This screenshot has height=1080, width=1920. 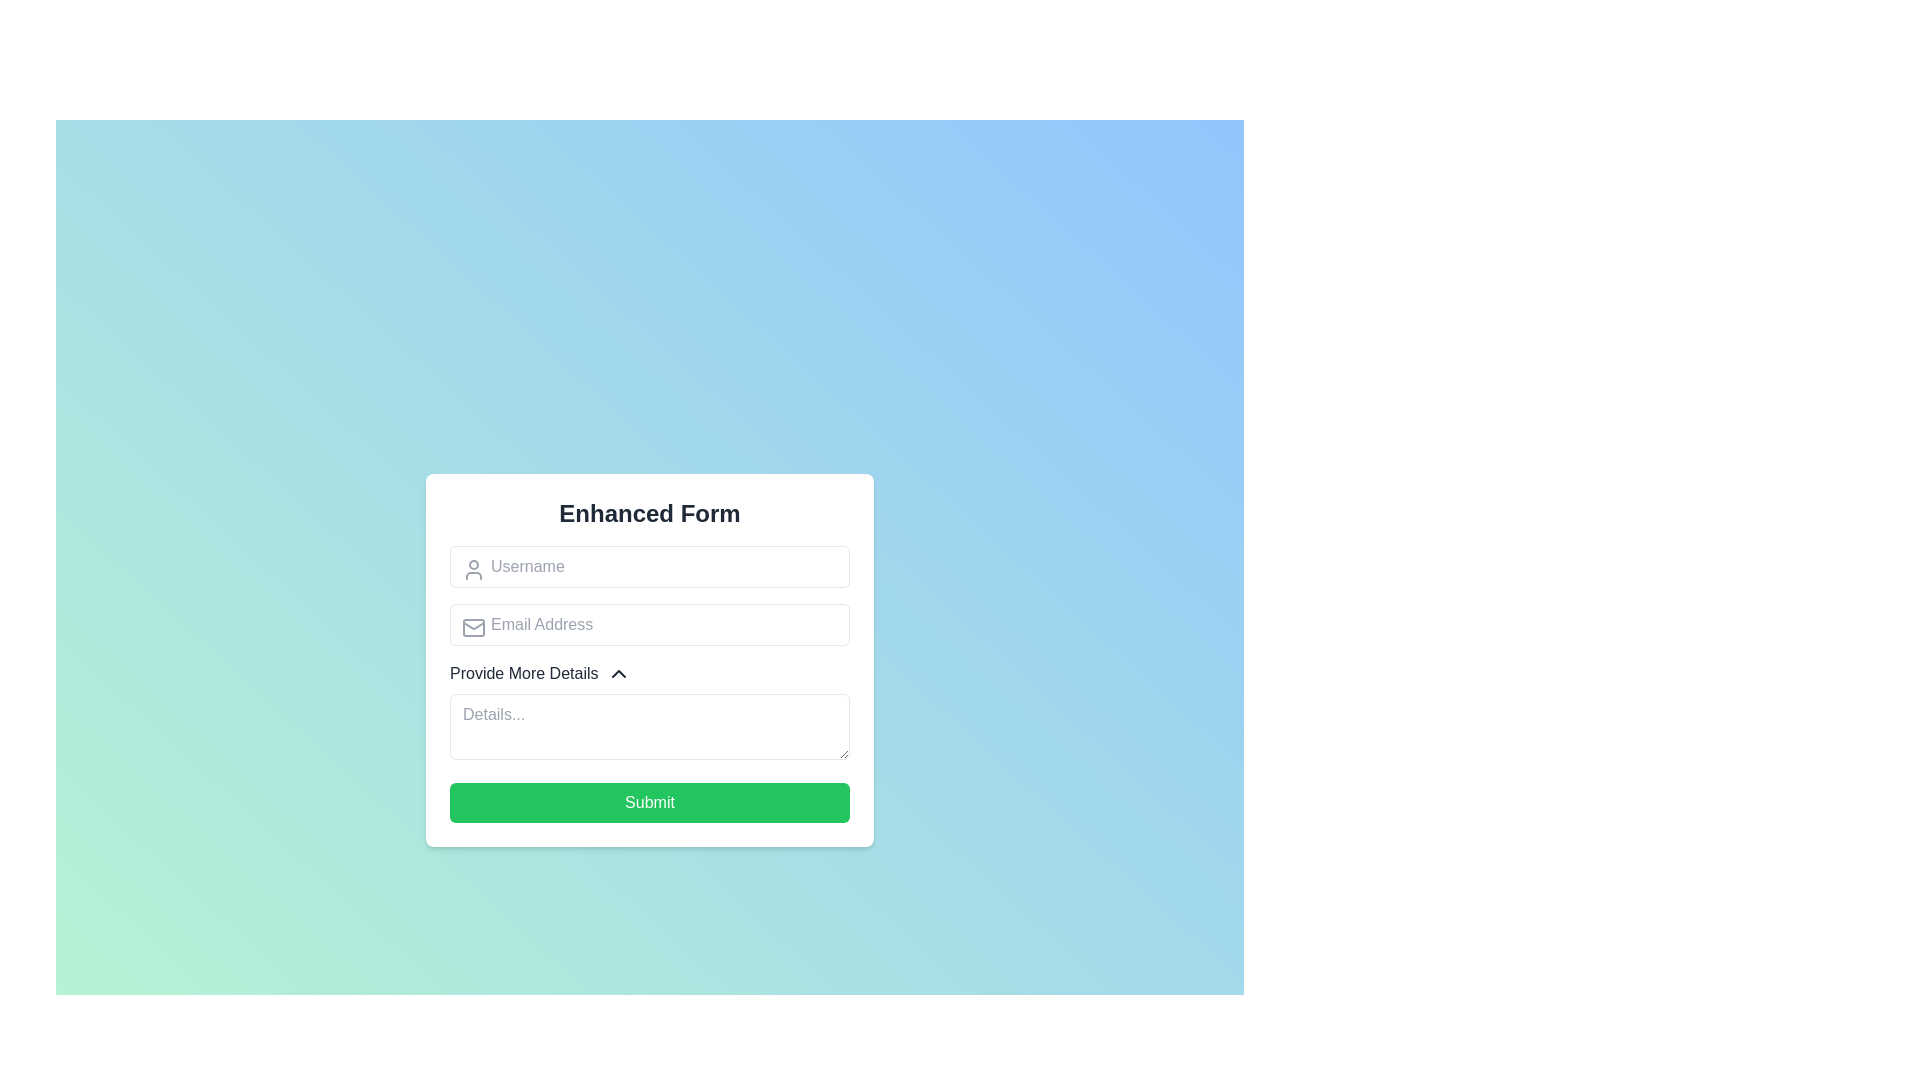 I want to click on the upward-pointing chevron icon that is part of the 'Provide More Details' button, located to the right of the text label, so click(x=617, y=673).